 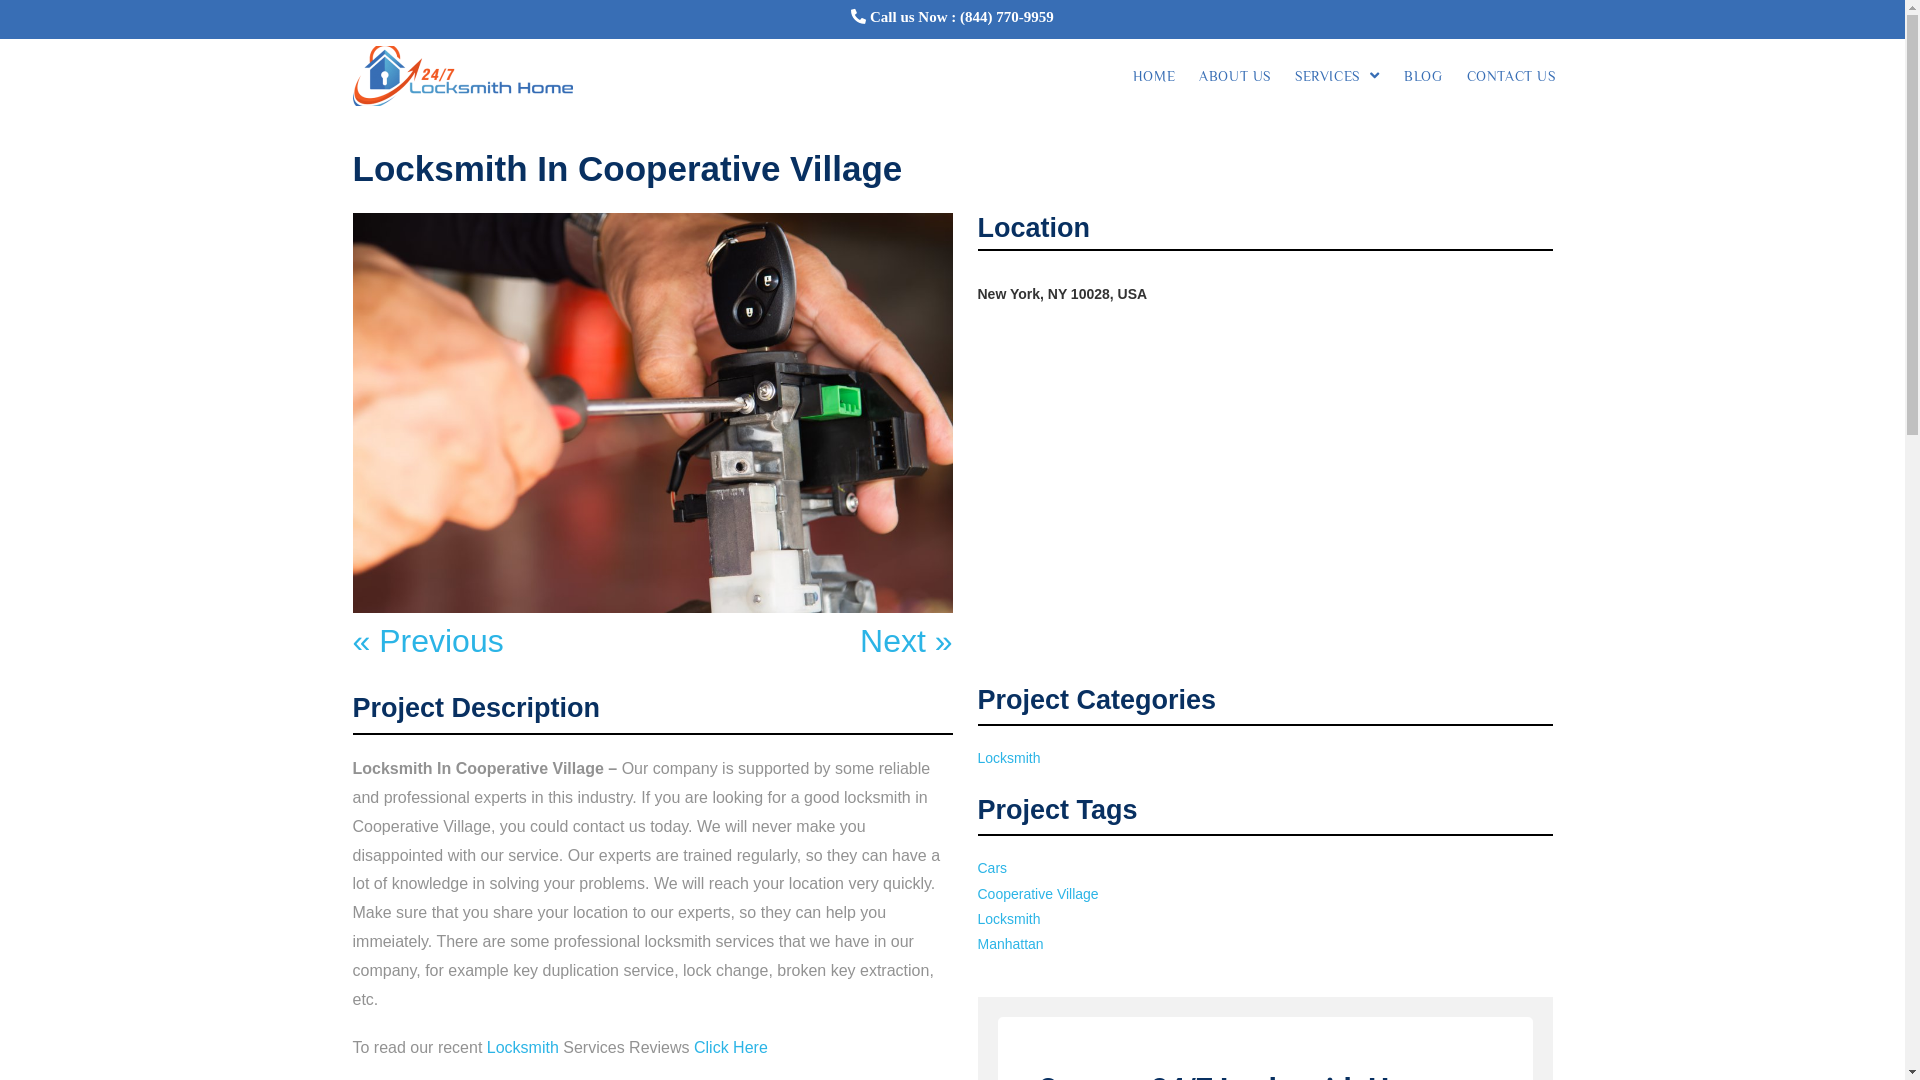 What do you see at coordinates (1337, 75) in the screenshot?
I see `'SERVICES'` at bounding box center [1337, 75].